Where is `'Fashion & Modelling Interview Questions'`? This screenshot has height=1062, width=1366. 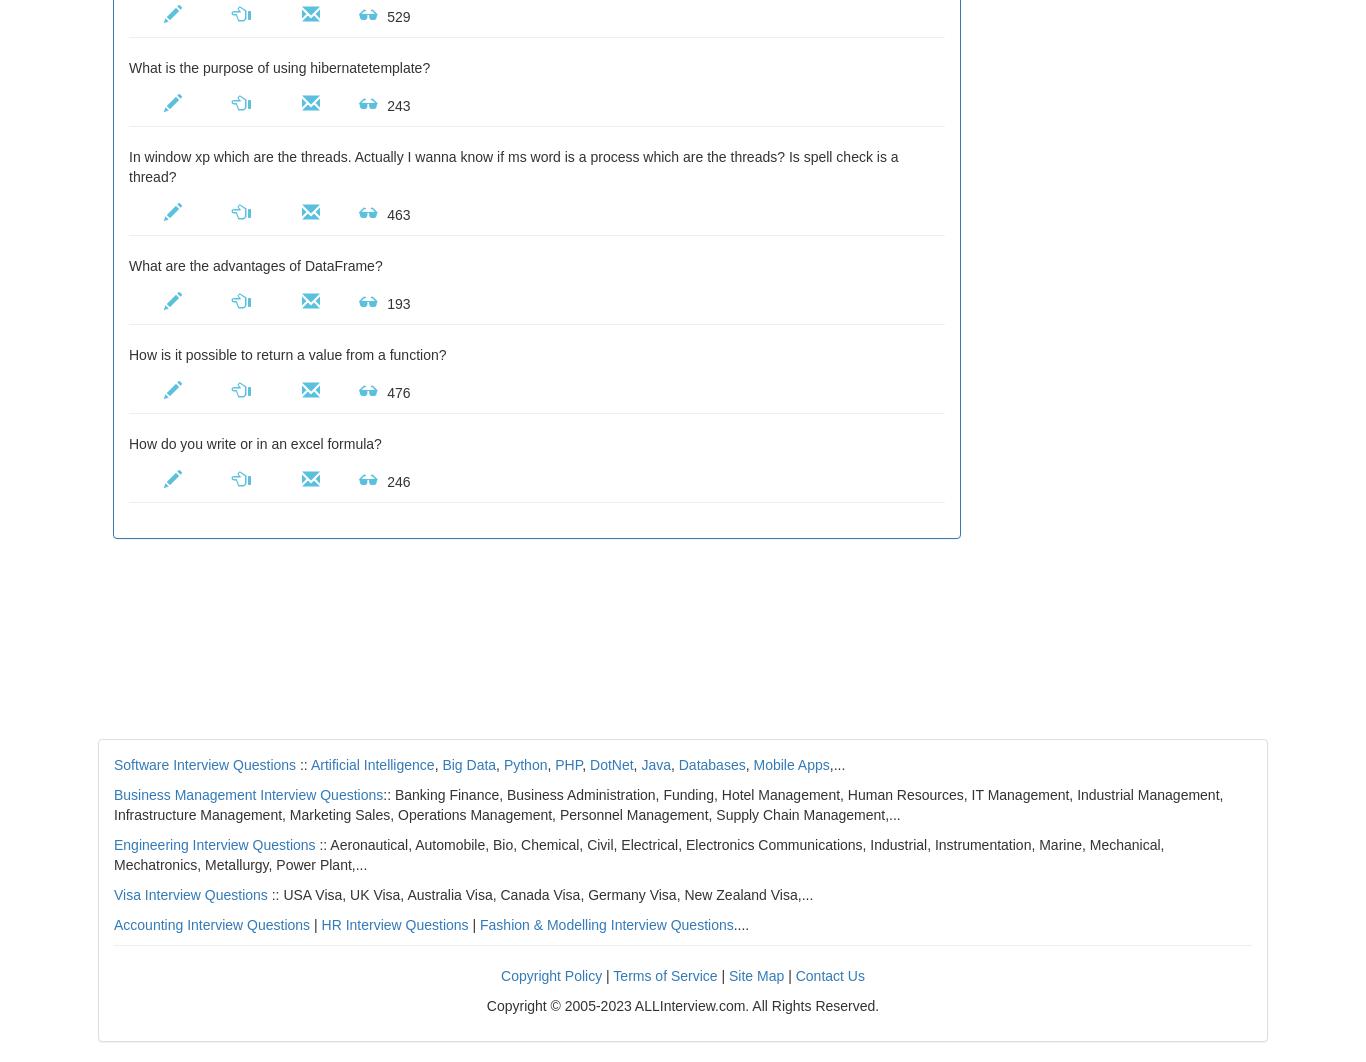
'Fashion & Modelling Interview Questions' is located at coordinates (605, 924).